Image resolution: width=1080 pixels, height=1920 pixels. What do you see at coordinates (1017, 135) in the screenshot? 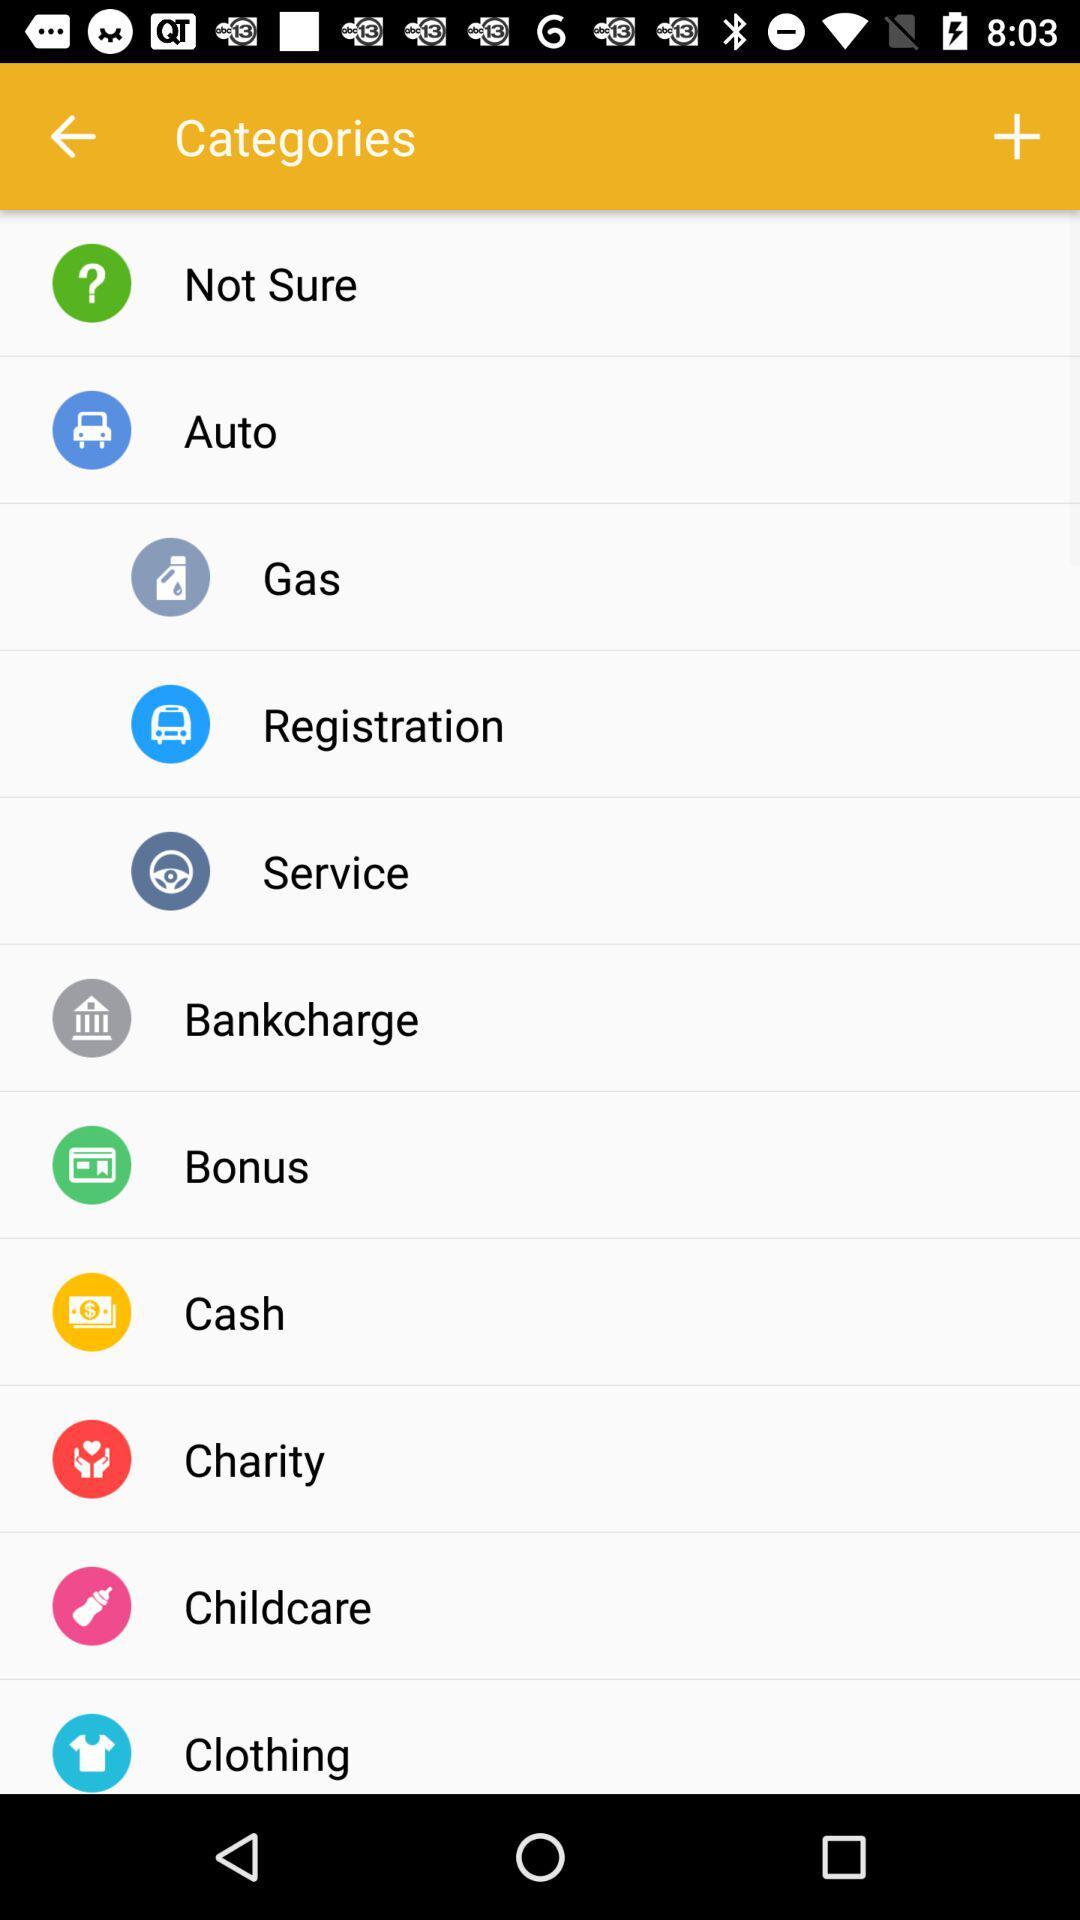
I see `item to the right of categories app` at bounding box center [1017, 135].